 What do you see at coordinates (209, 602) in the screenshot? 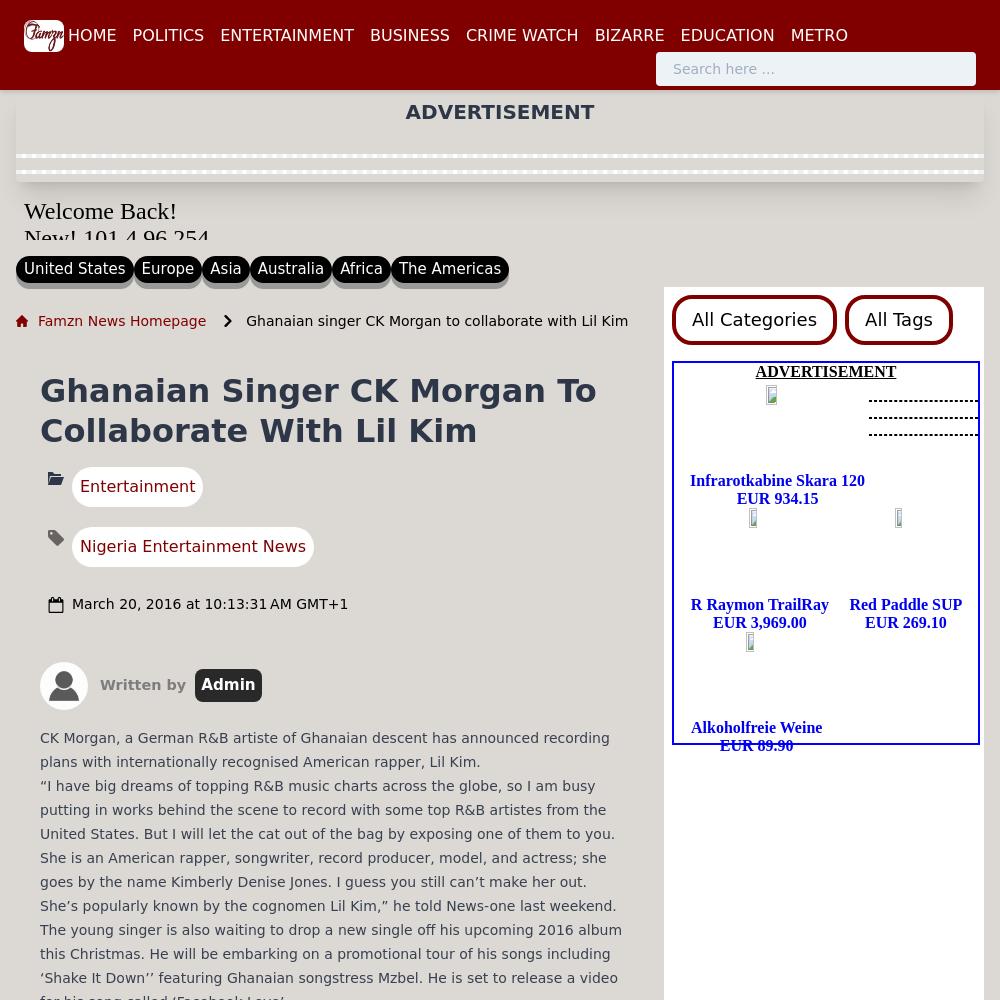
I see `'March 20, 2016 at 10:13:31 AM GMT+1'` at bounding box center [209, 602].